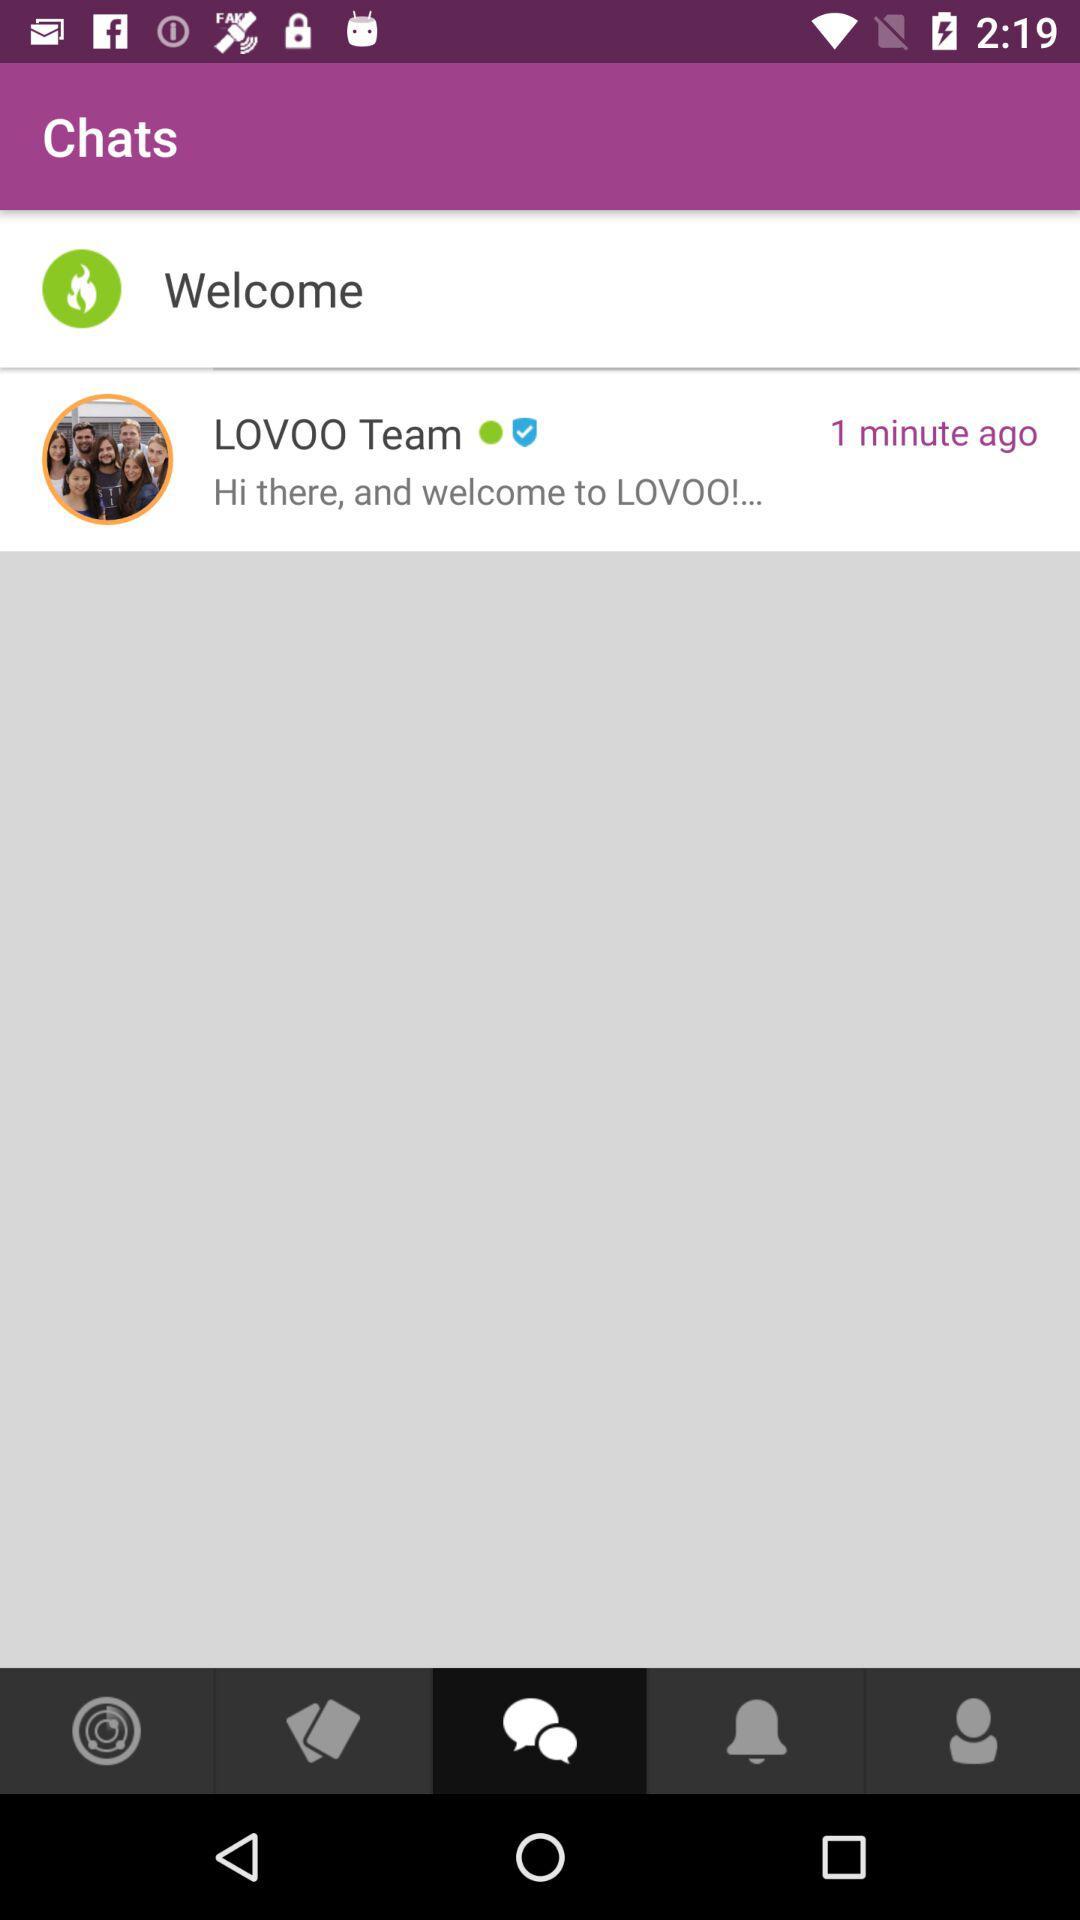 Image resolution: width=1080 pixels, height=1920 pixels. What do you see at coordinates (107, 458) in the screenshot?
I see `profile` at bounding box center [107, 458].